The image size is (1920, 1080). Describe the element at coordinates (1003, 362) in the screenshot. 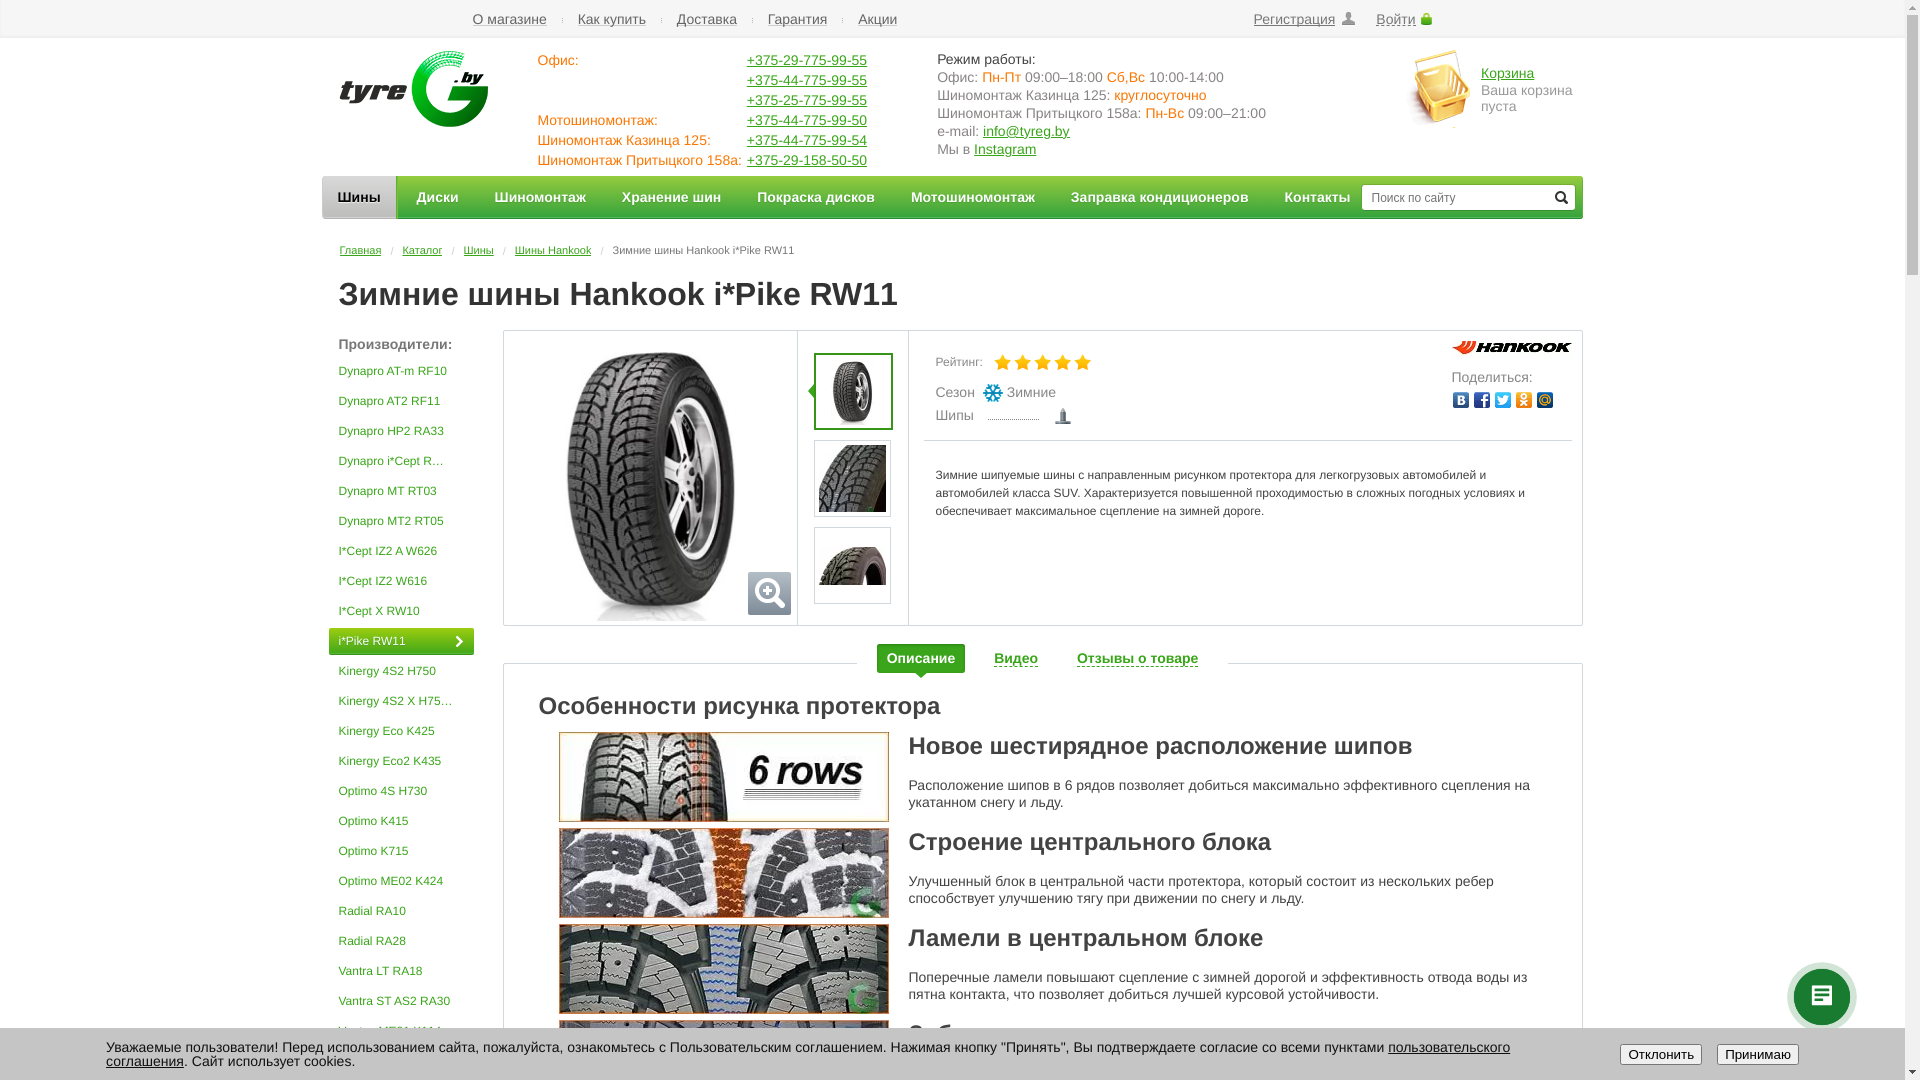

I see `'1'` at that location.